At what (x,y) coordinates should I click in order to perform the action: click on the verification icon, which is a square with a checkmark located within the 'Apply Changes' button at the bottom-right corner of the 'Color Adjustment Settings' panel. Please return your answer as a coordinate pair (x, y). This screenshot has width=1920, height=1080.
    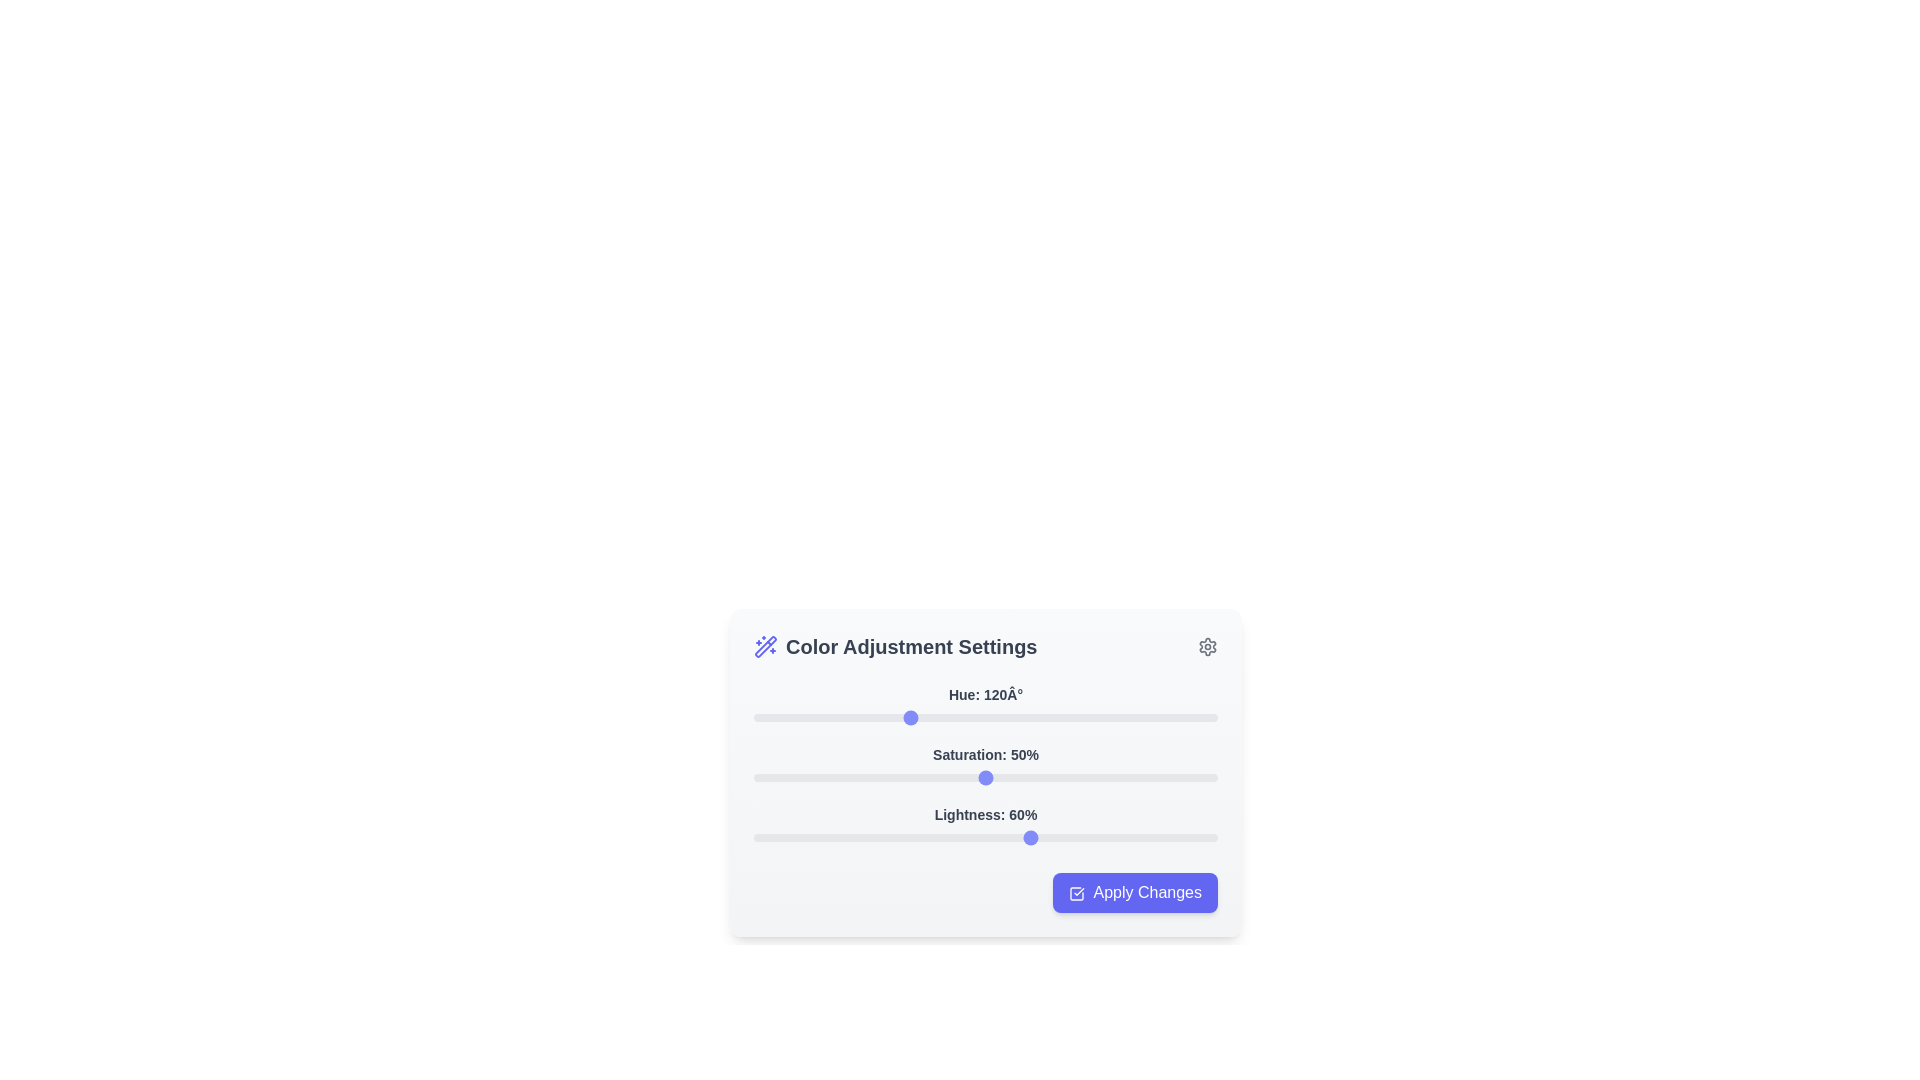
    Looking at the image, I should click on (1076, 892).